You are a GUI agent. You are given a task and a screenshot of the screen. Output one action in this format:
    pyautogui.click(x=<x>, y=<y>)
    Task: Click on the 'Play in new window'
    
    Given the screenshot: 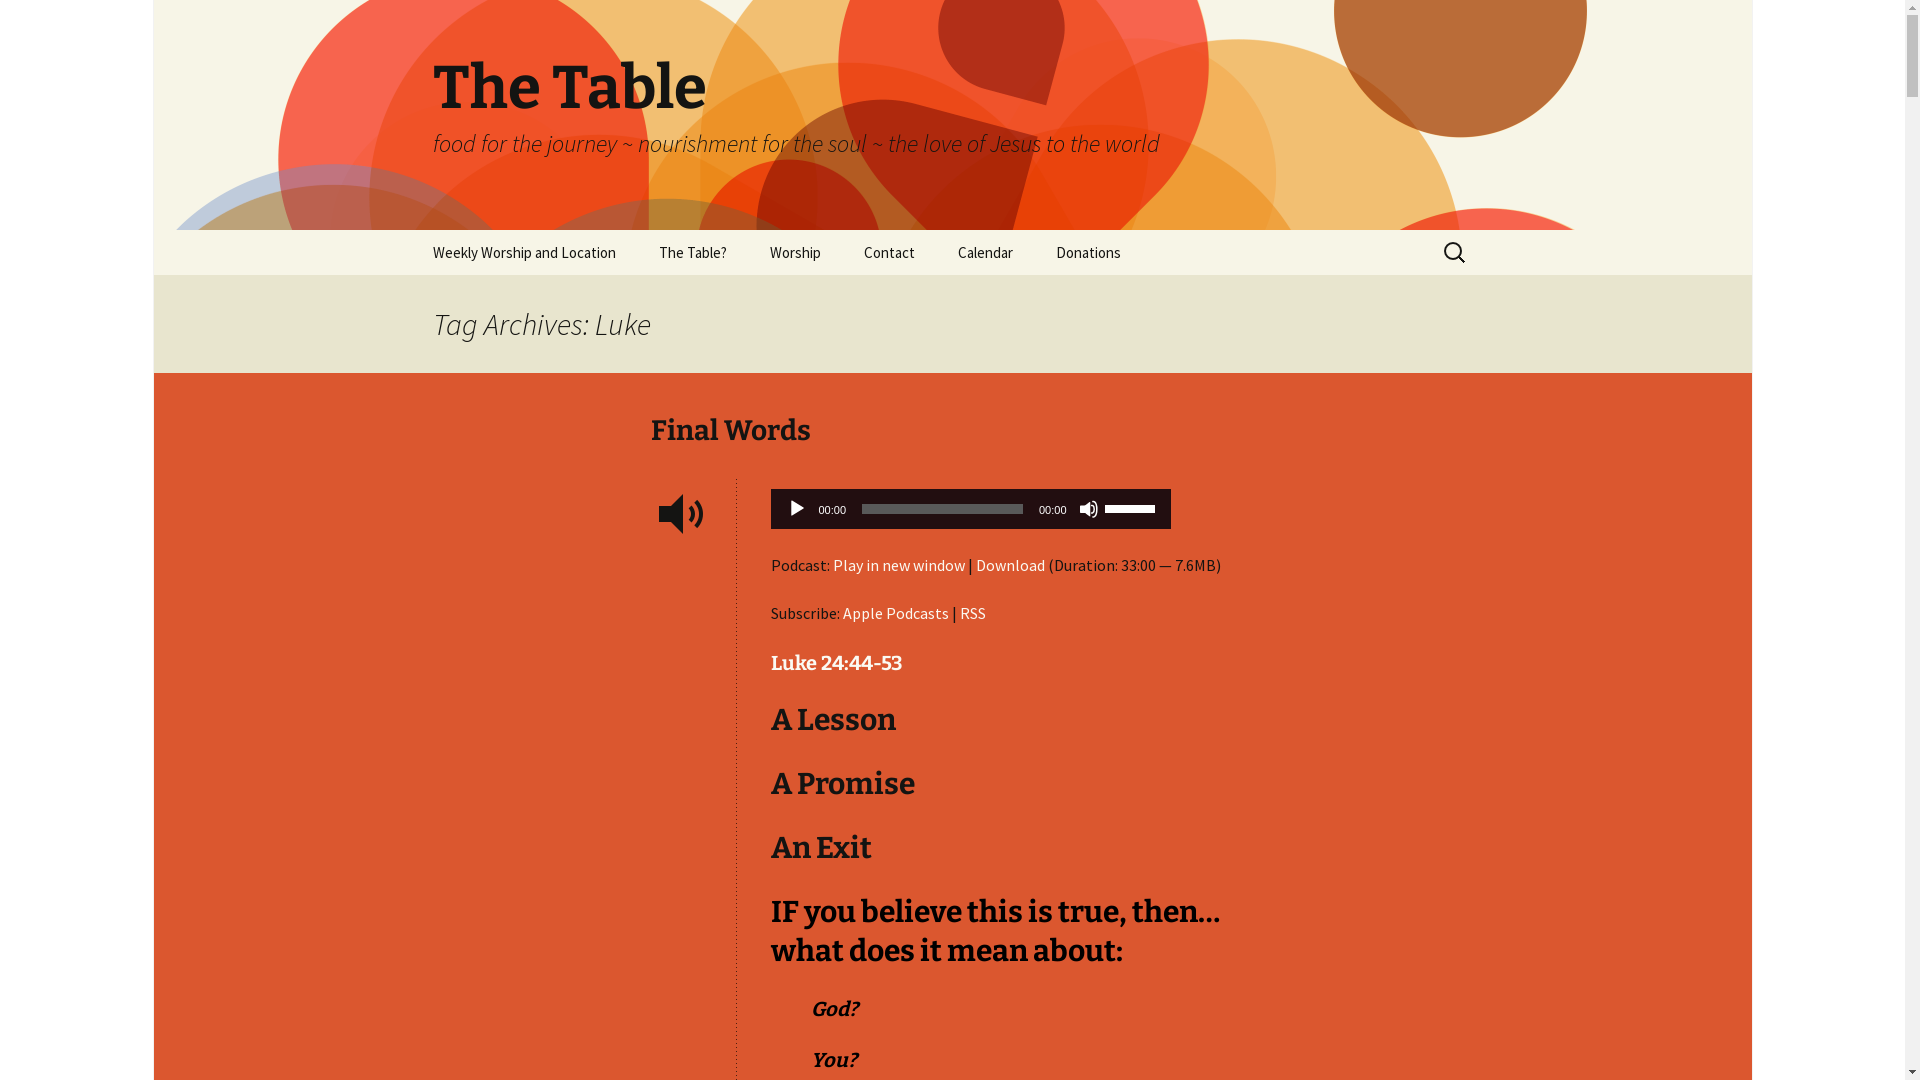 What is the action you would take?
    pyautogui.click(x=896, y=564)
    